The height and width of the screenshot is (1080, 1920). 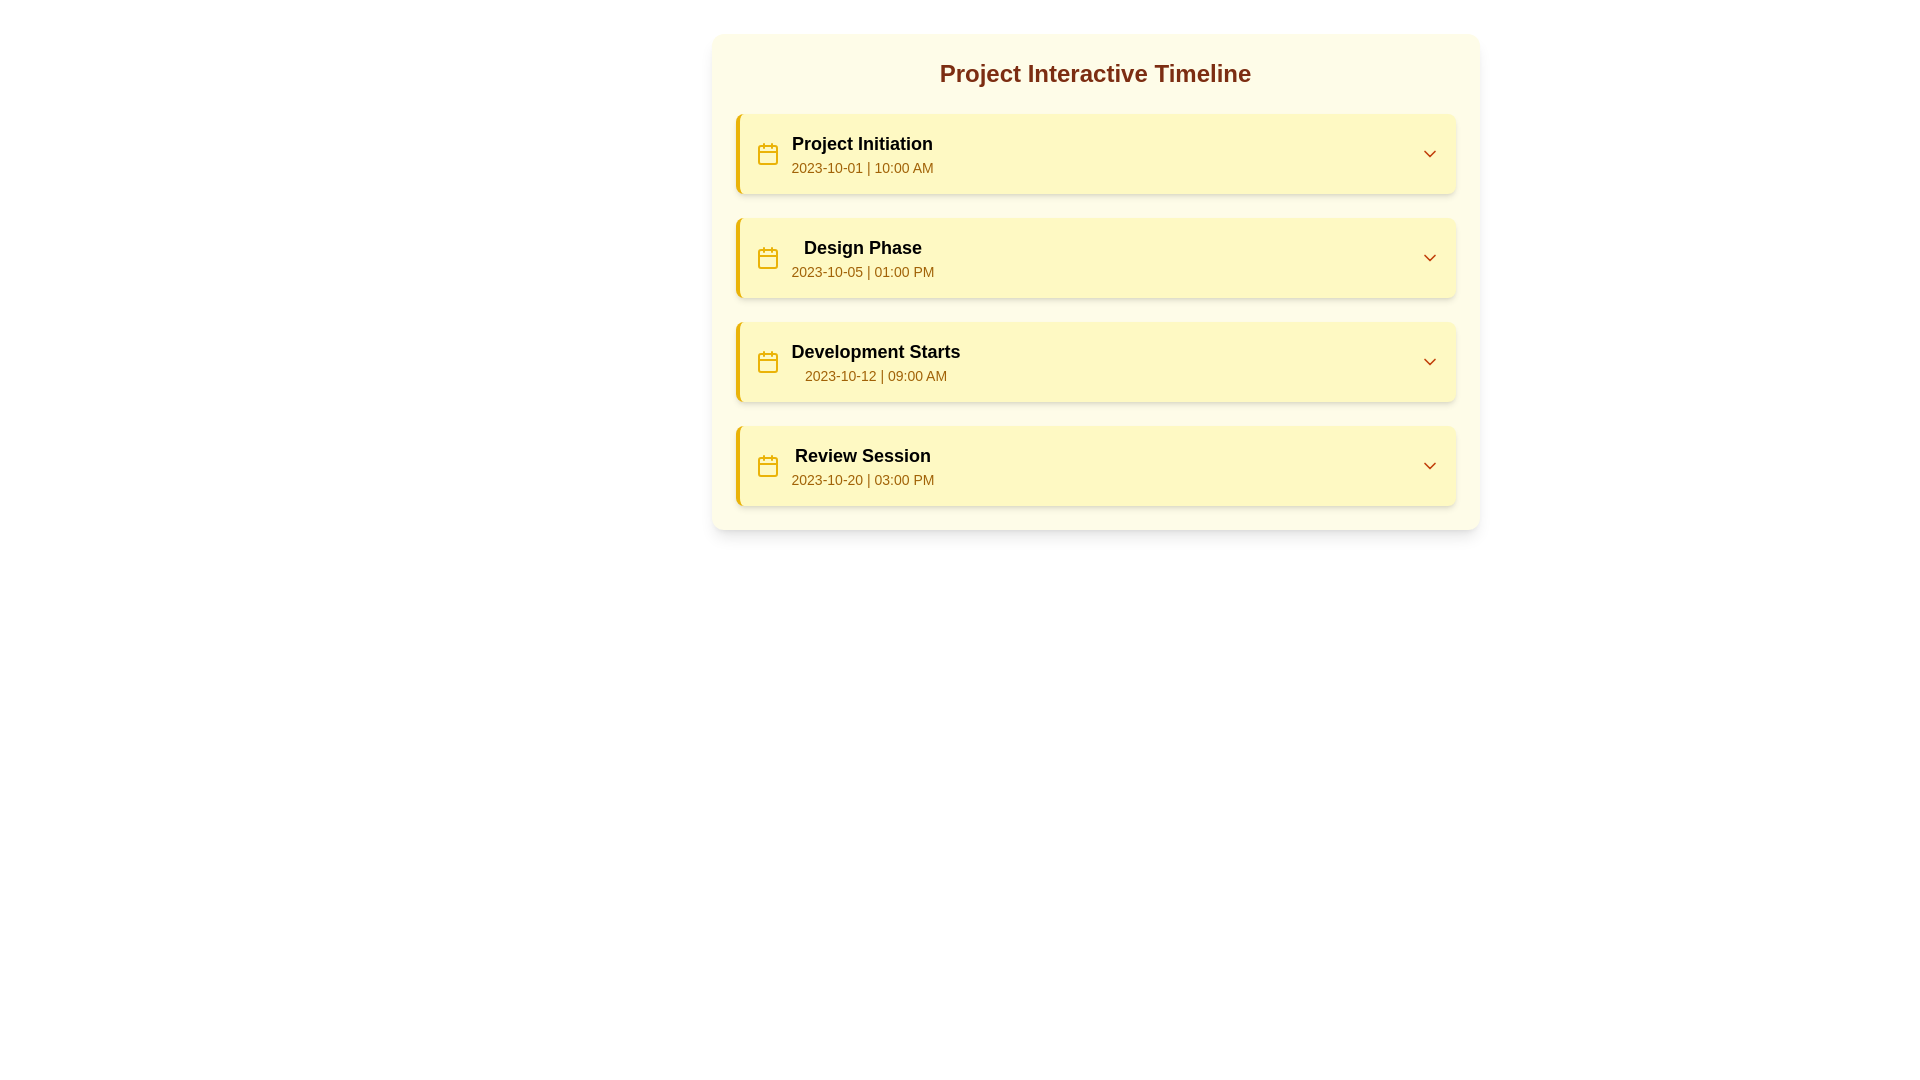 I want to click on the labeled information block displaying scheduled information about the 'Project Initiation' event, located below the title header 'Project Interactive Timeline.', so click(x=862, y=153).